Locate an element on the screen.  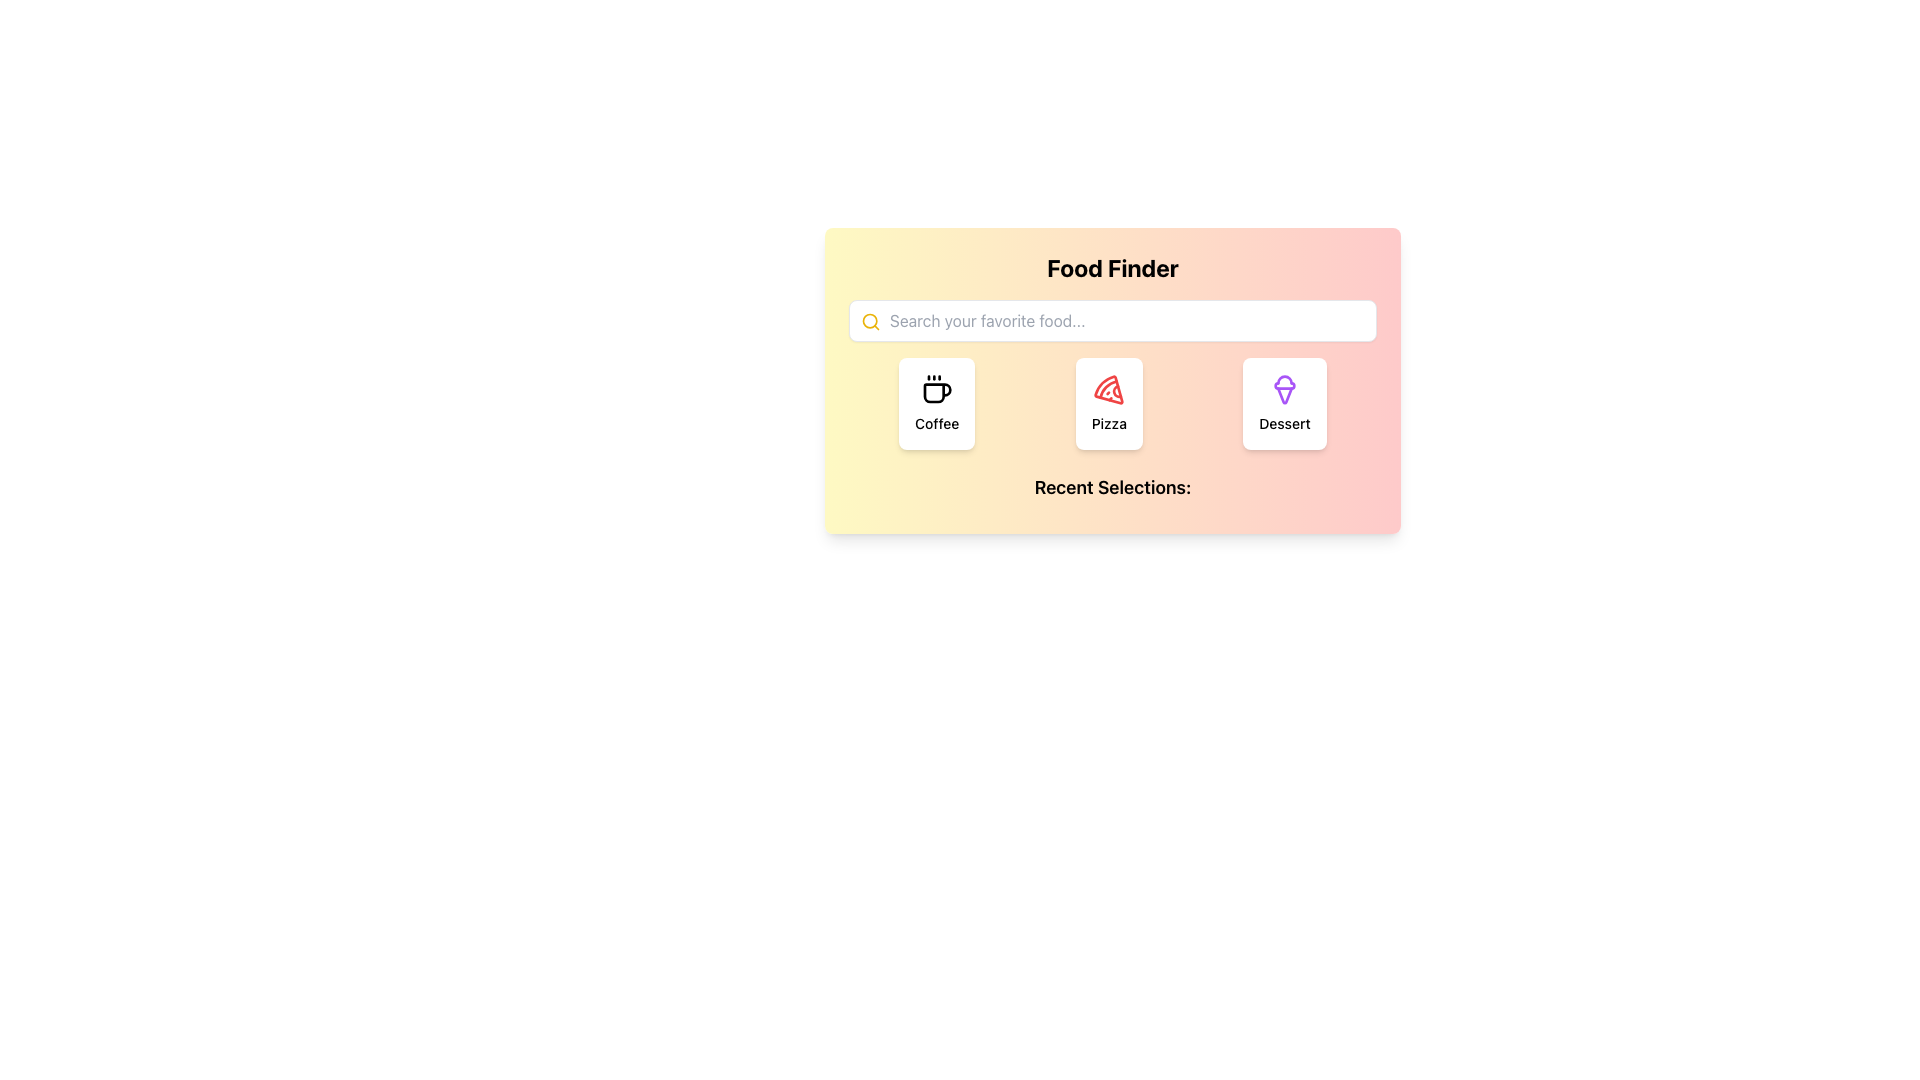
the pizza icon located at the top-left corner of the 'Pizza' section, which represents a selectable option for pizza-related features is located at coordinates (1108, 389).